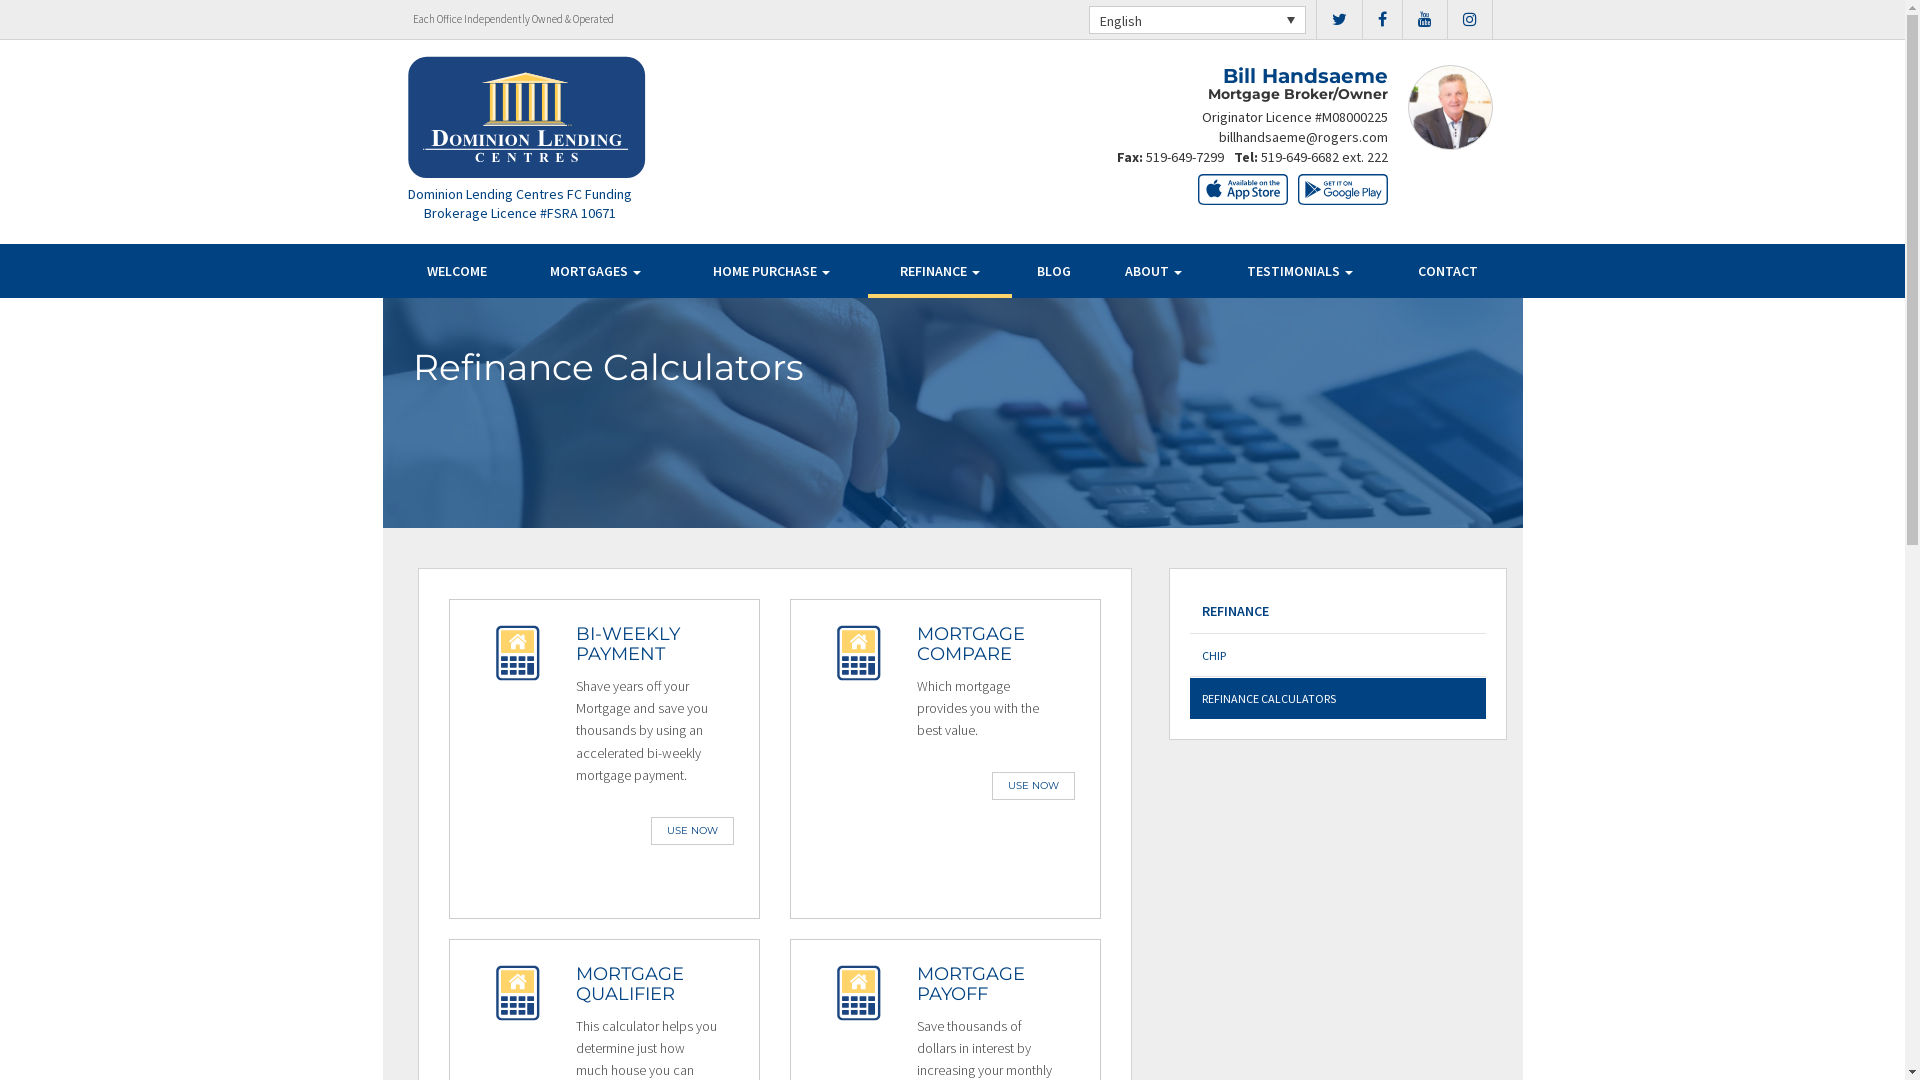 The height and width of the screenshot is (1080, 1920). What do you see at coordinates (1152, 270) in the screenshot?
I see `'ABOUT'` at bounding box center [1152, 270].